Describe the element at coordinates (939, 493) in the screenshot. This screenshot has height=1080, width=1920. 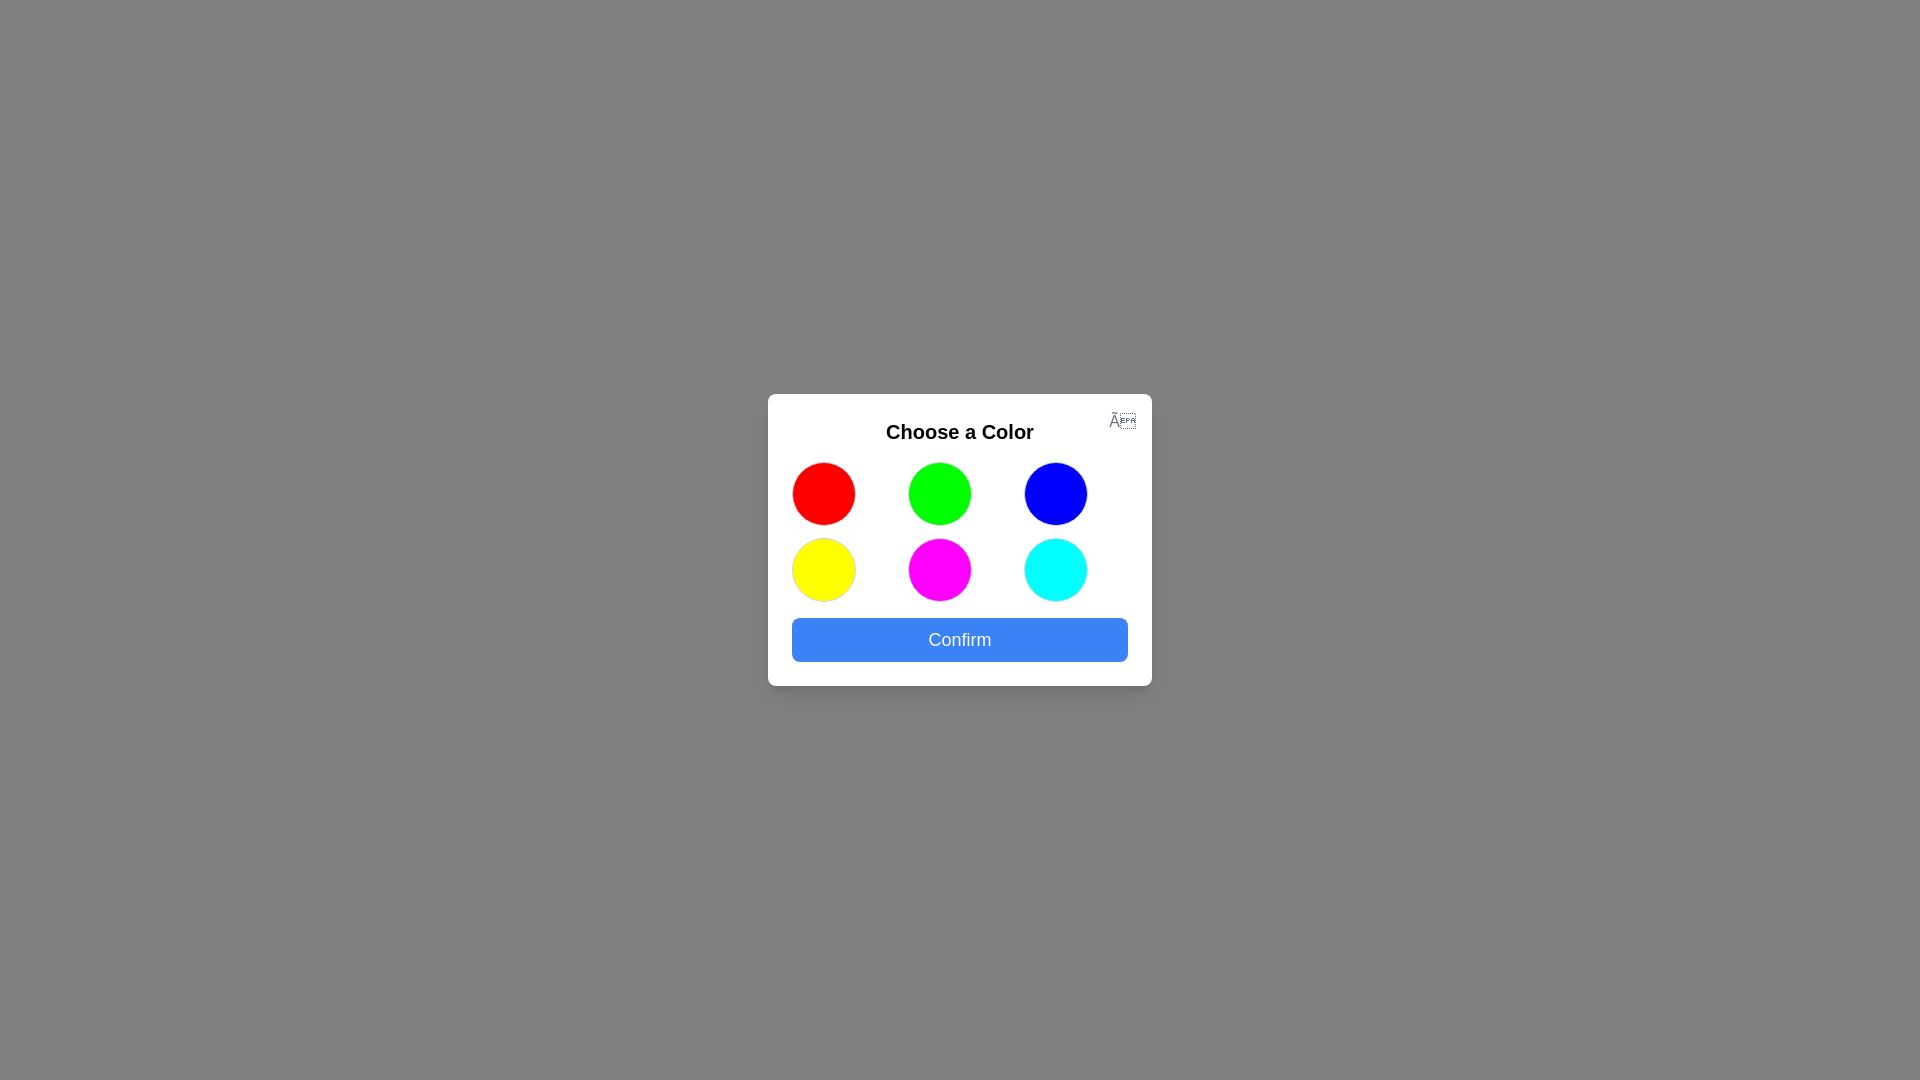
I see `the colored circle corresponding to green` at that location.